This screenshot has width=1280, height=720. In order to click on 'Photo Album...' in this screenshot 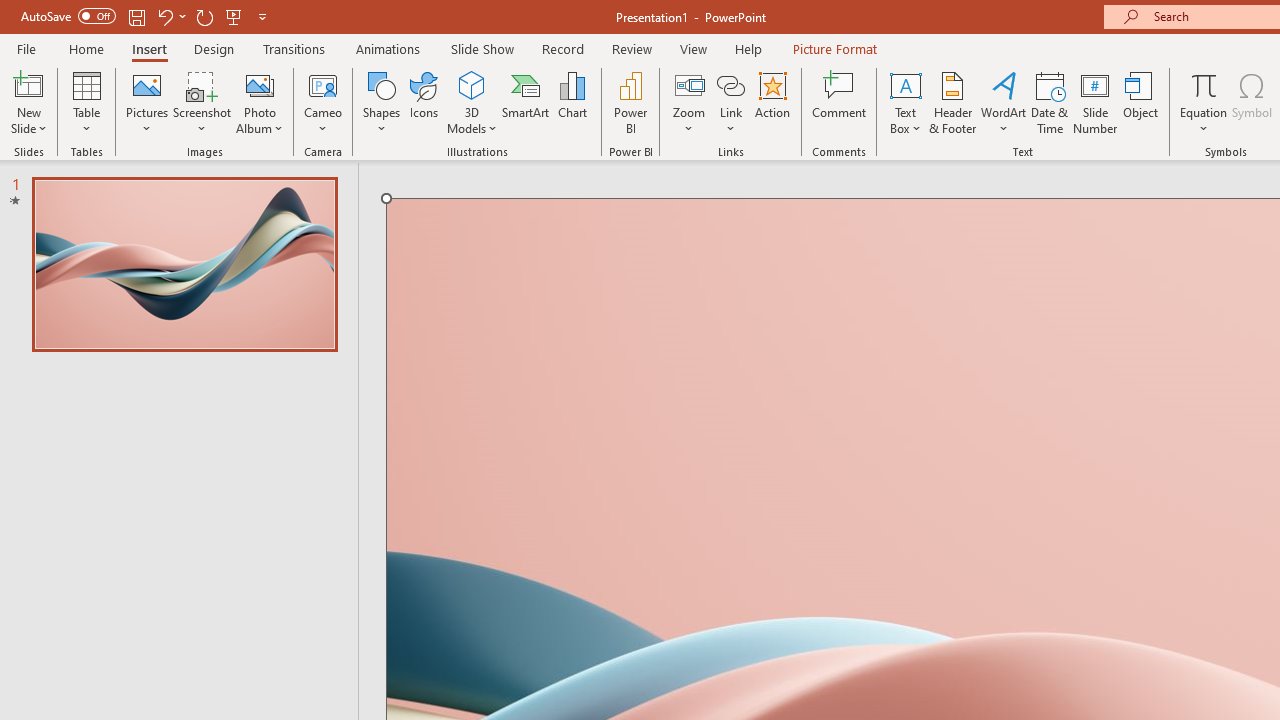, I will do `click(258, 103)`.